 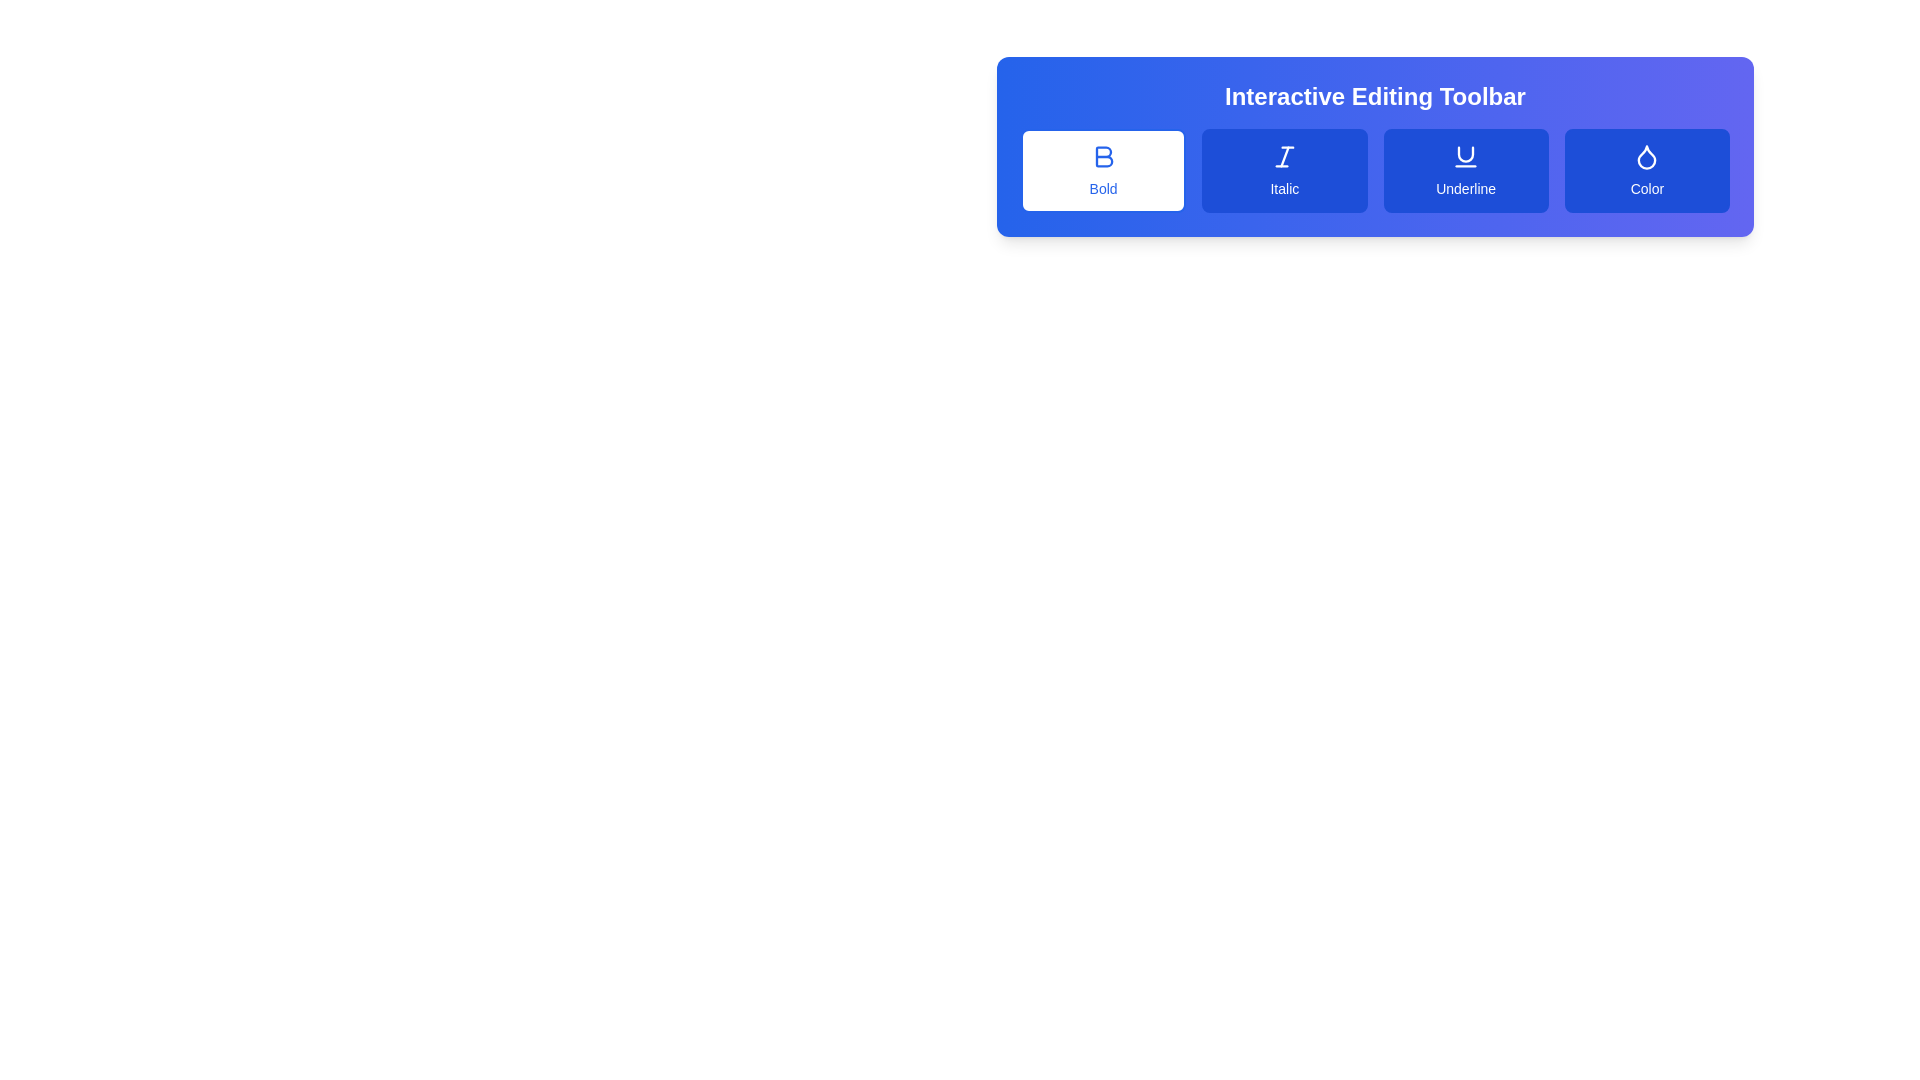 I want to click on the Bold formatting icon located in the upper-left section of the 'Interactive Editing Toolbar', so click(x=1102, y=156).